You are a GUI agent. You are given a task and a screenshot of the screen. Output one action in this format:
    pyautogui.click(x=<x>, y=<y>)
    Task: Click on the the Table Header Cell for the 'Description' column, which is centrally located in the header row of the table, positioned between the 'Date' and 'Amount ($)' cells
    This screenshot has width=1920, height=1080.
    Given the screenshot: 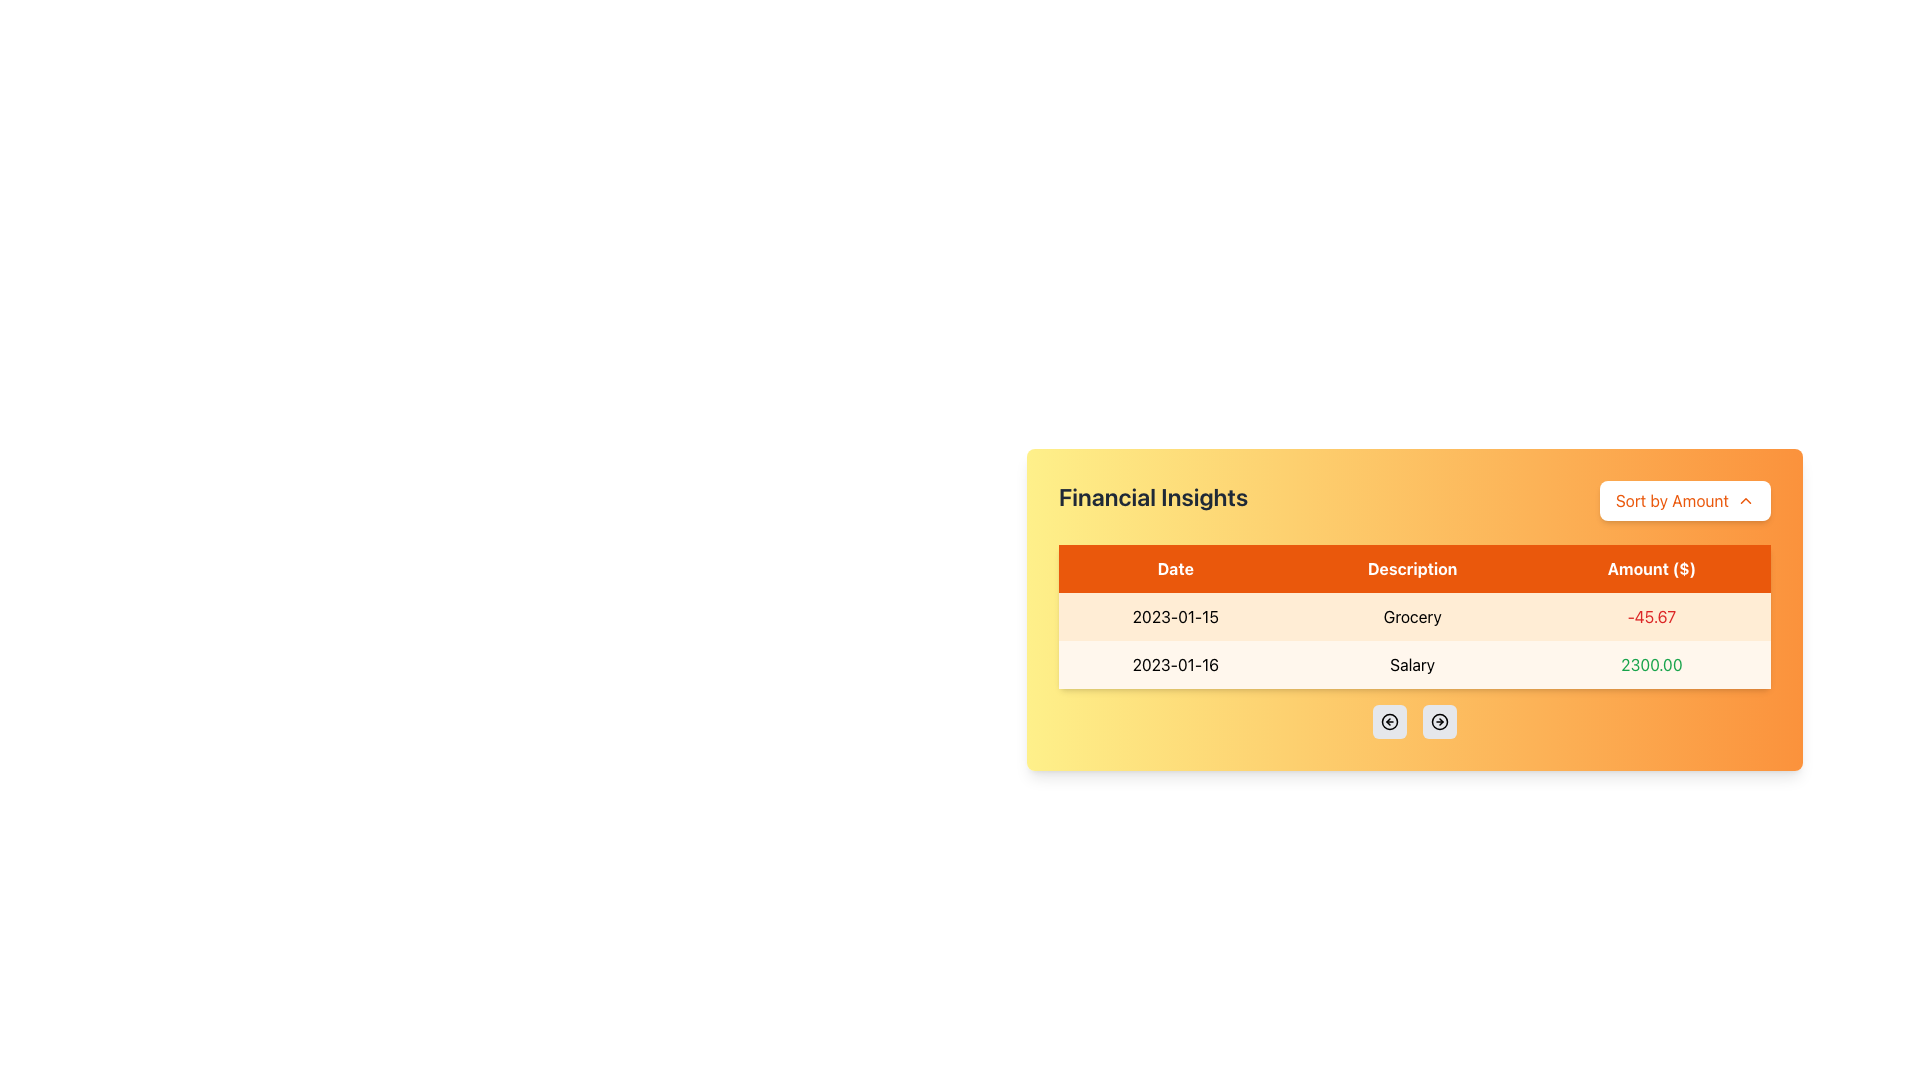 What is the action you would take?
    pyautogui.click(x=1411, y=569)
    